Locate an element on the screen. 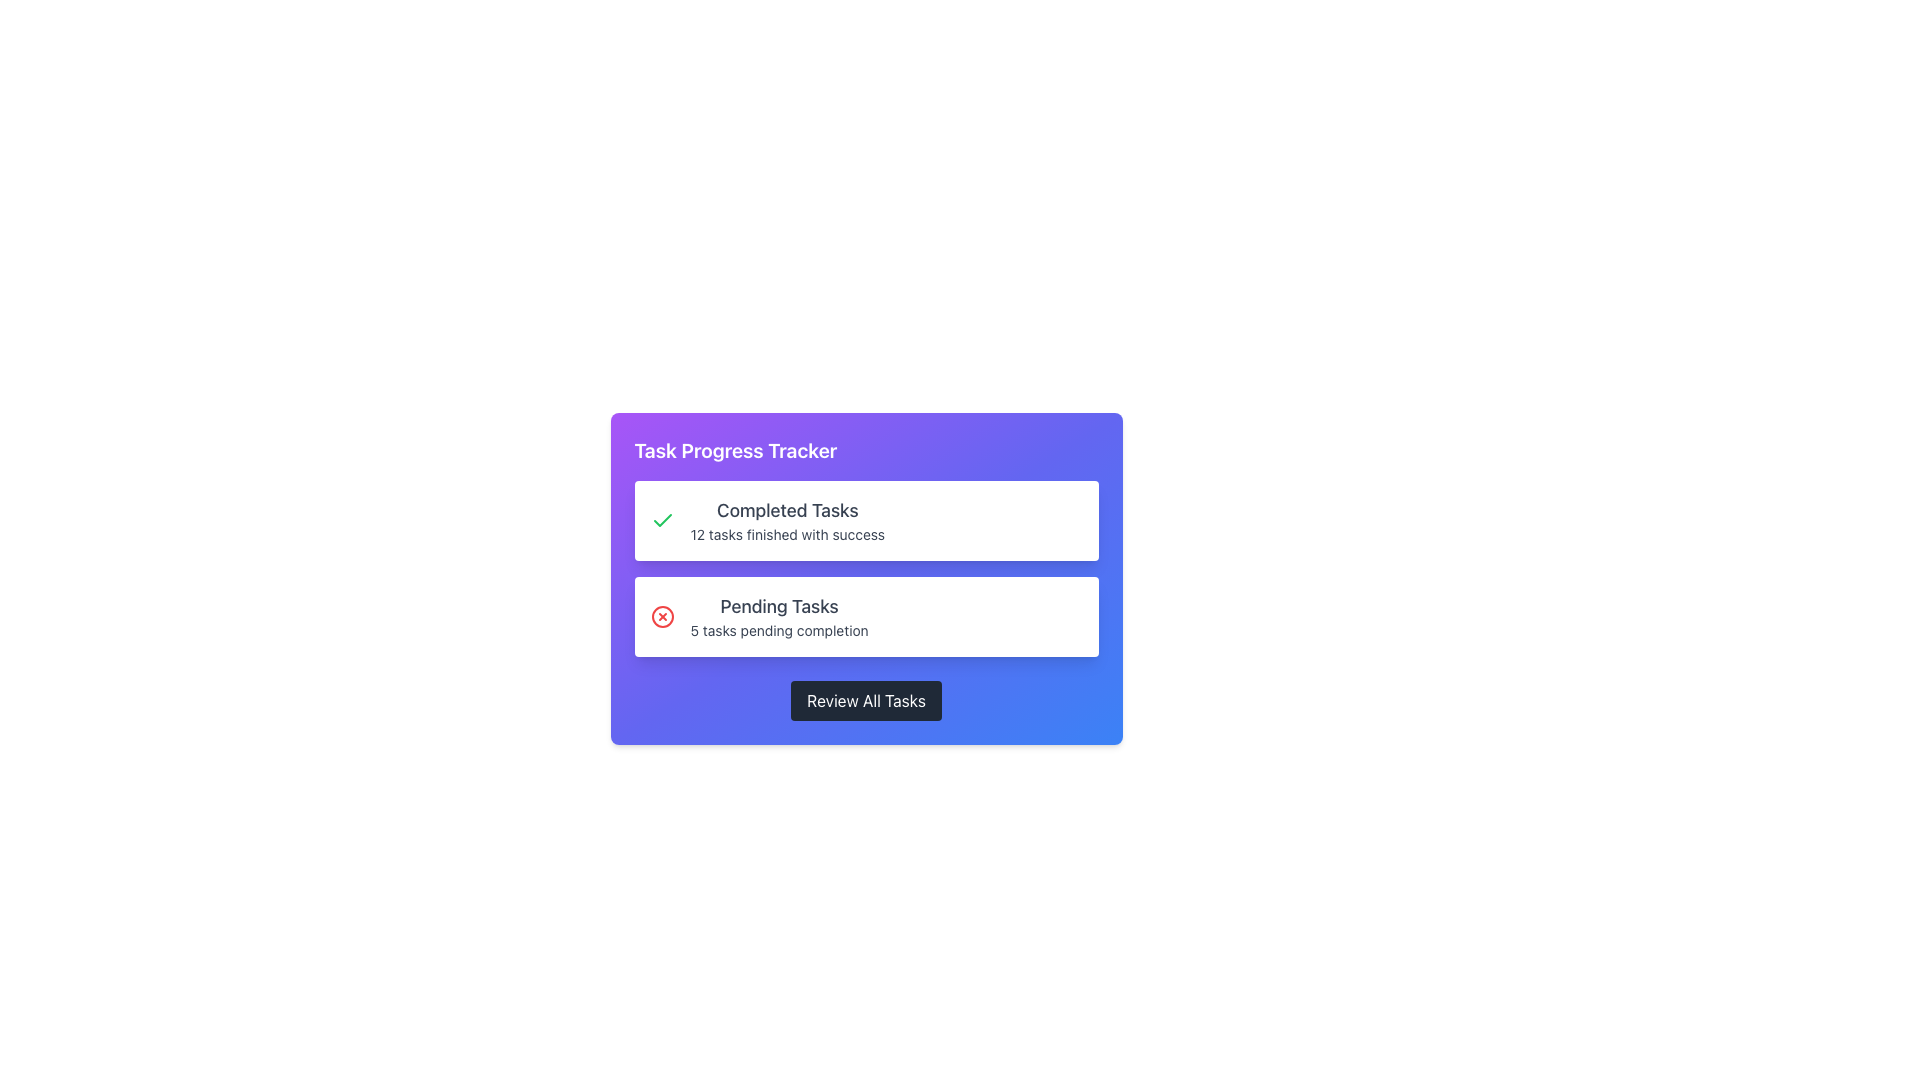  text content of the Text Display element that shows 'Task Progress Tracker', which is styled in bold and placed on a purple gradient background is located at coordinates (734, 451).